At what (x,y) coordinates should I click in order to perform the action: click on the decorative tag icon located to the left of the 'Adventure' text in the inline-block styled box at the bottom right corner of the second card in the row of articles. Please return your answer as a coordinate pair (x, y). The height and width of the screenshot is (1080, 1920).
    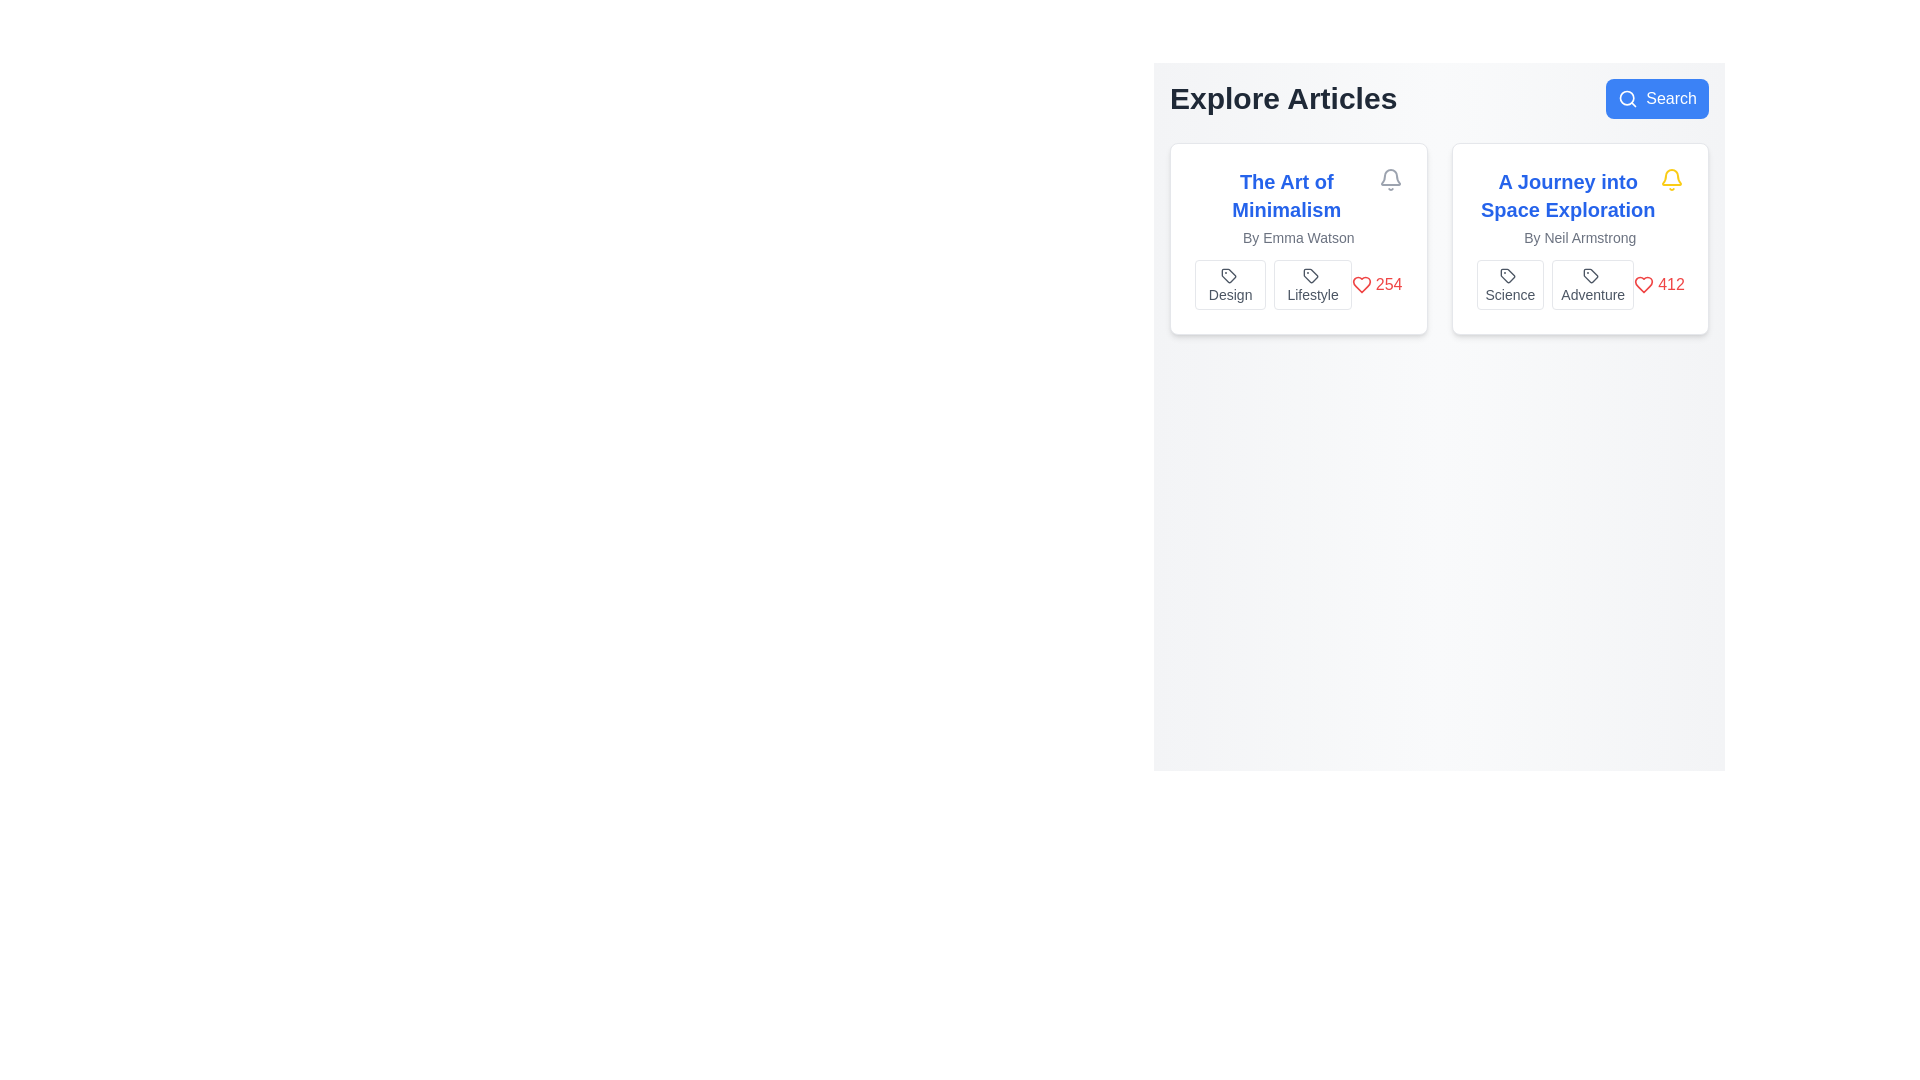
    Looking at the image, I should click on (1590, 276).